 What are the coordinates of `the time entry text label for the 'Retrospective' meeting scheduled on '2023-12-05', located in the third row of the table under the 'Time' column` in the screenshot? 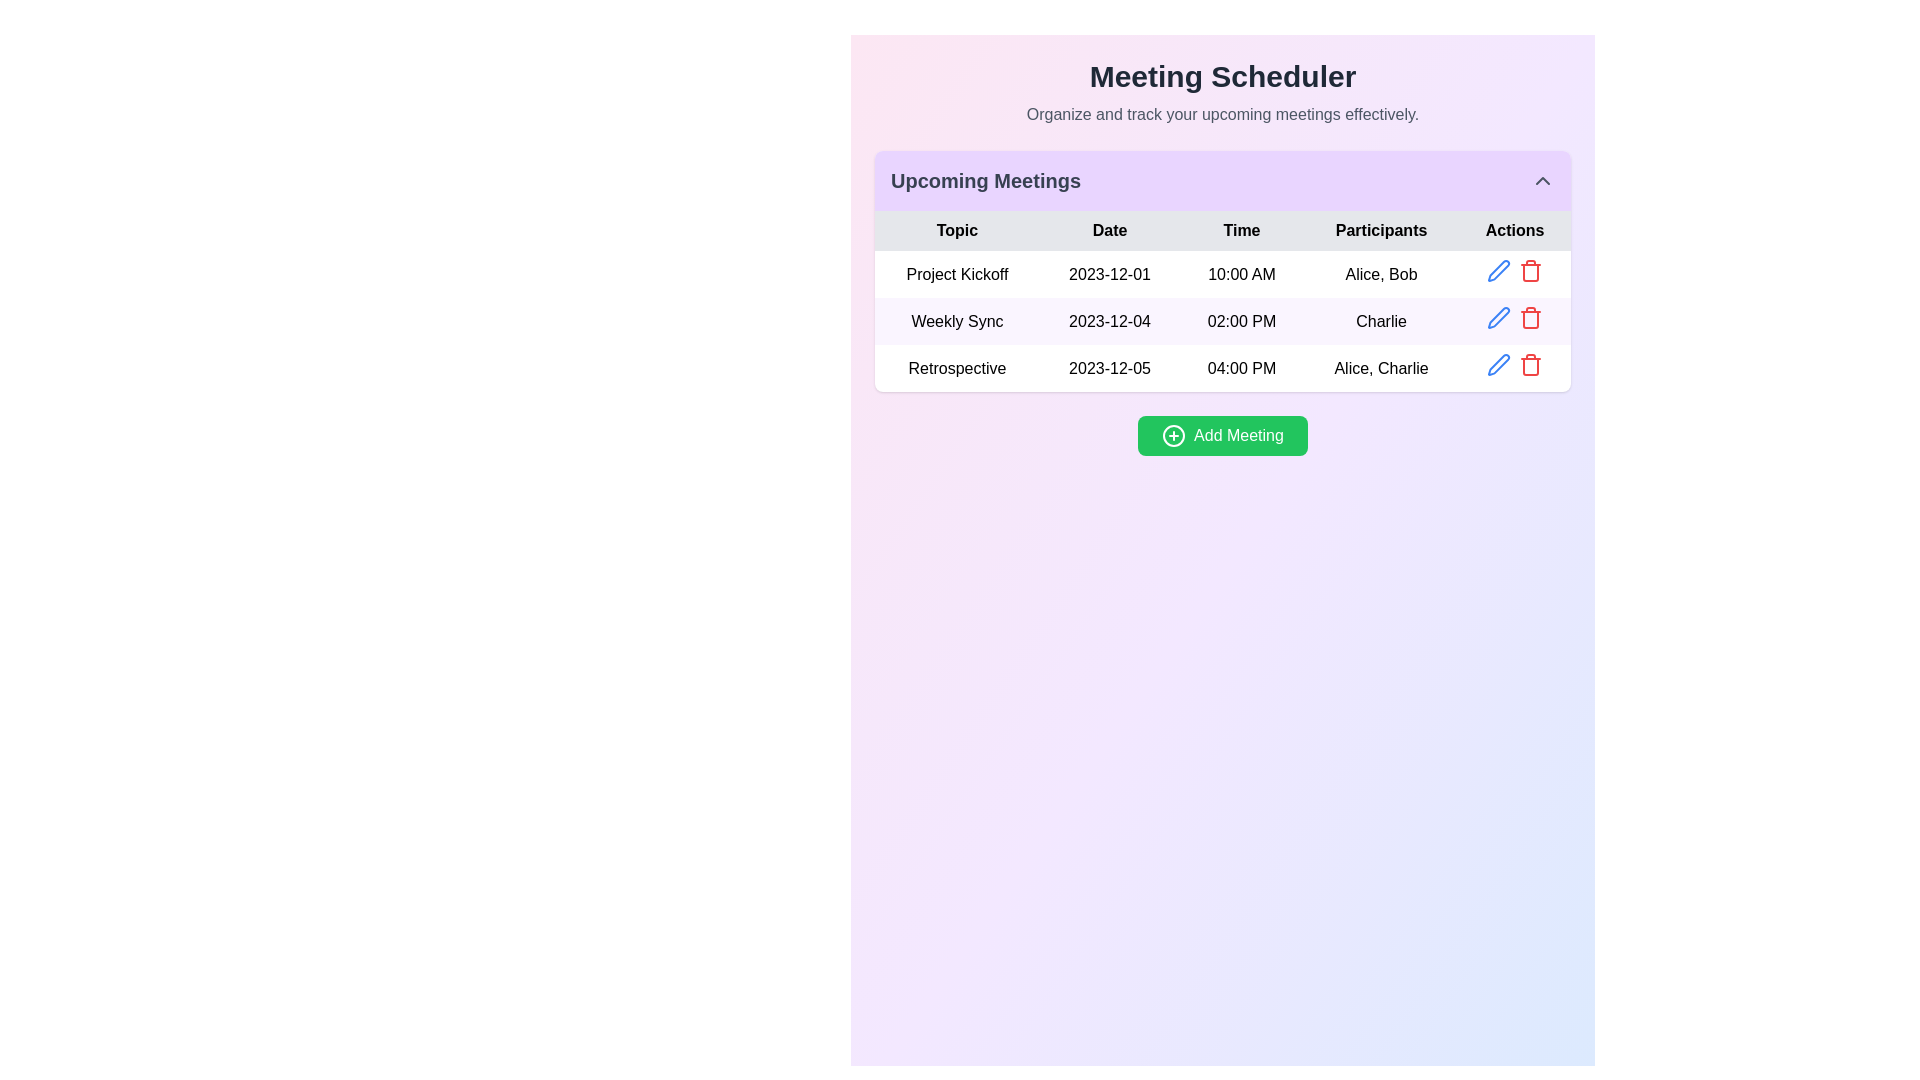 It's located at (1241, 368).